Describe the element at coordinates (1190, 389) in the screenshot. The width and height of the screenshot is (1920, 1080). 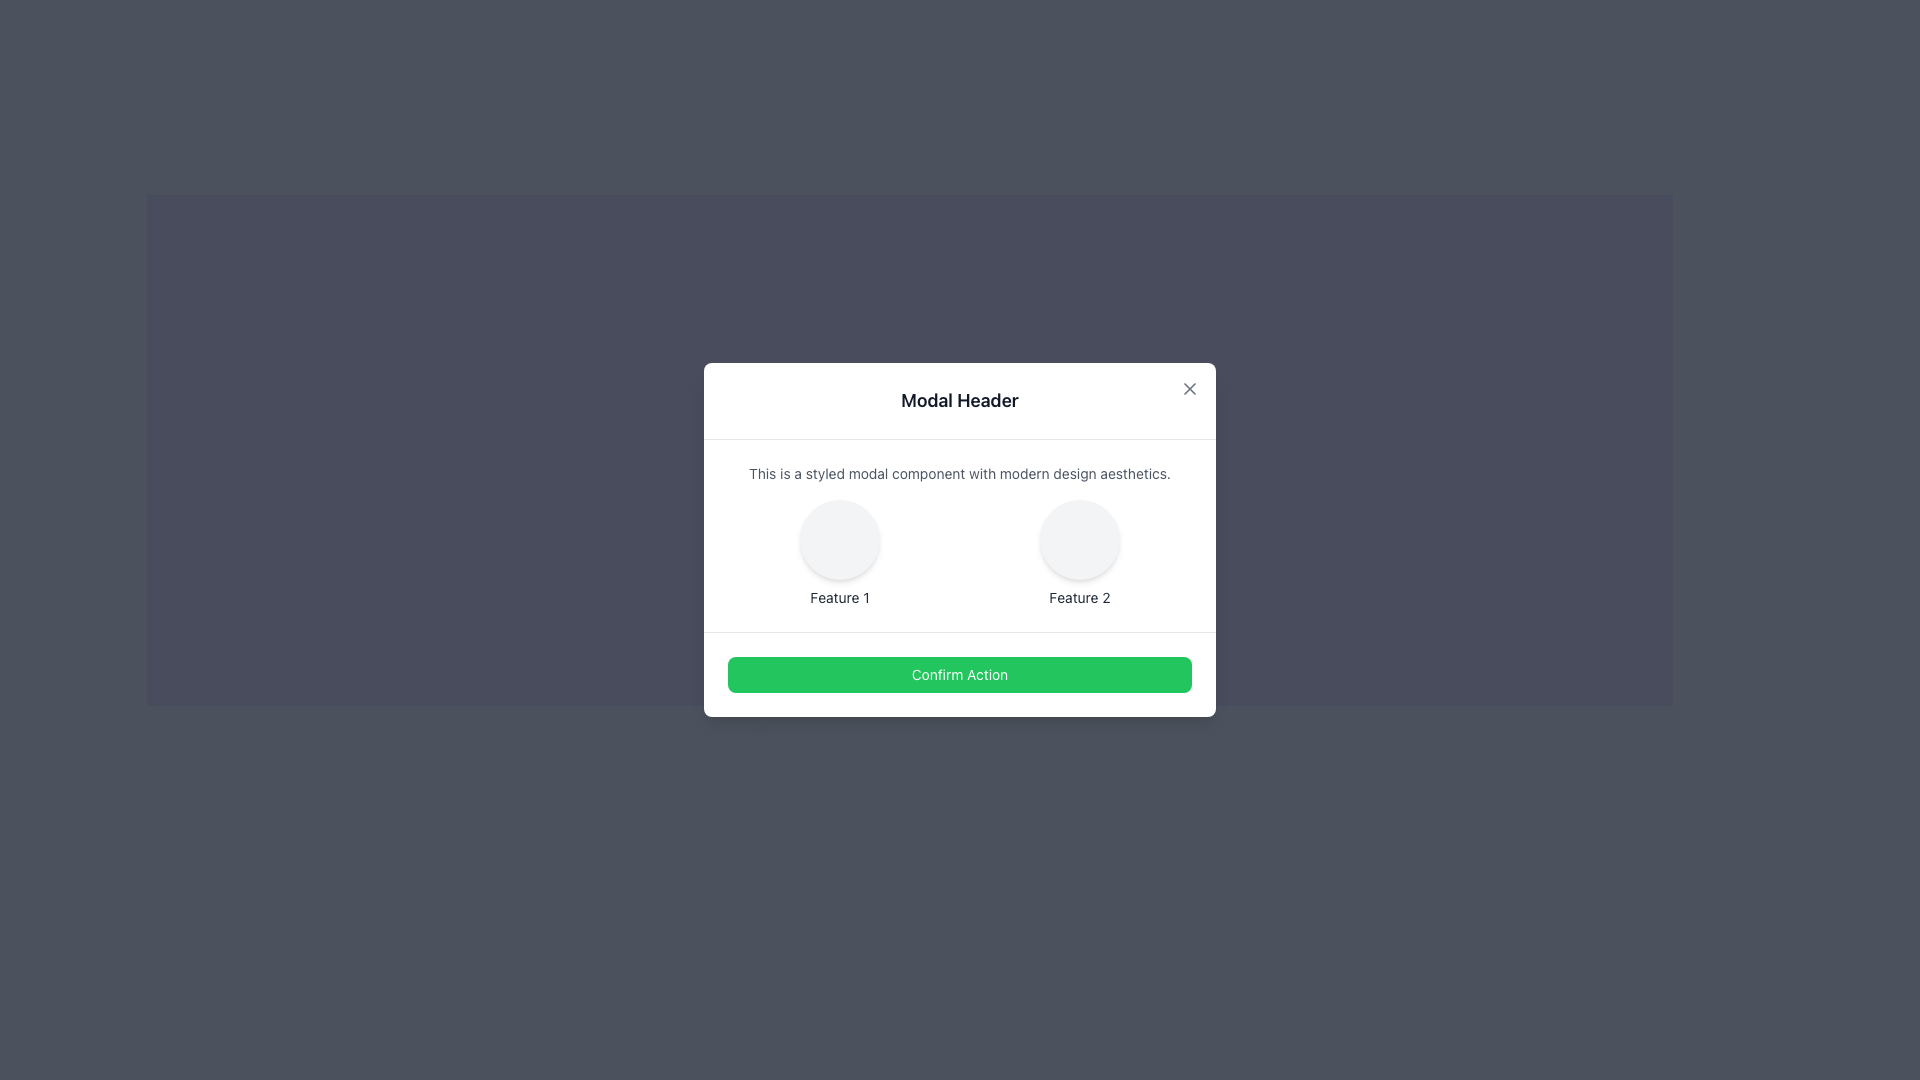
I see `the close button located in the top-right corner of the modal to change its color, which is positioned above the title text 'Modal Header'` at that location.